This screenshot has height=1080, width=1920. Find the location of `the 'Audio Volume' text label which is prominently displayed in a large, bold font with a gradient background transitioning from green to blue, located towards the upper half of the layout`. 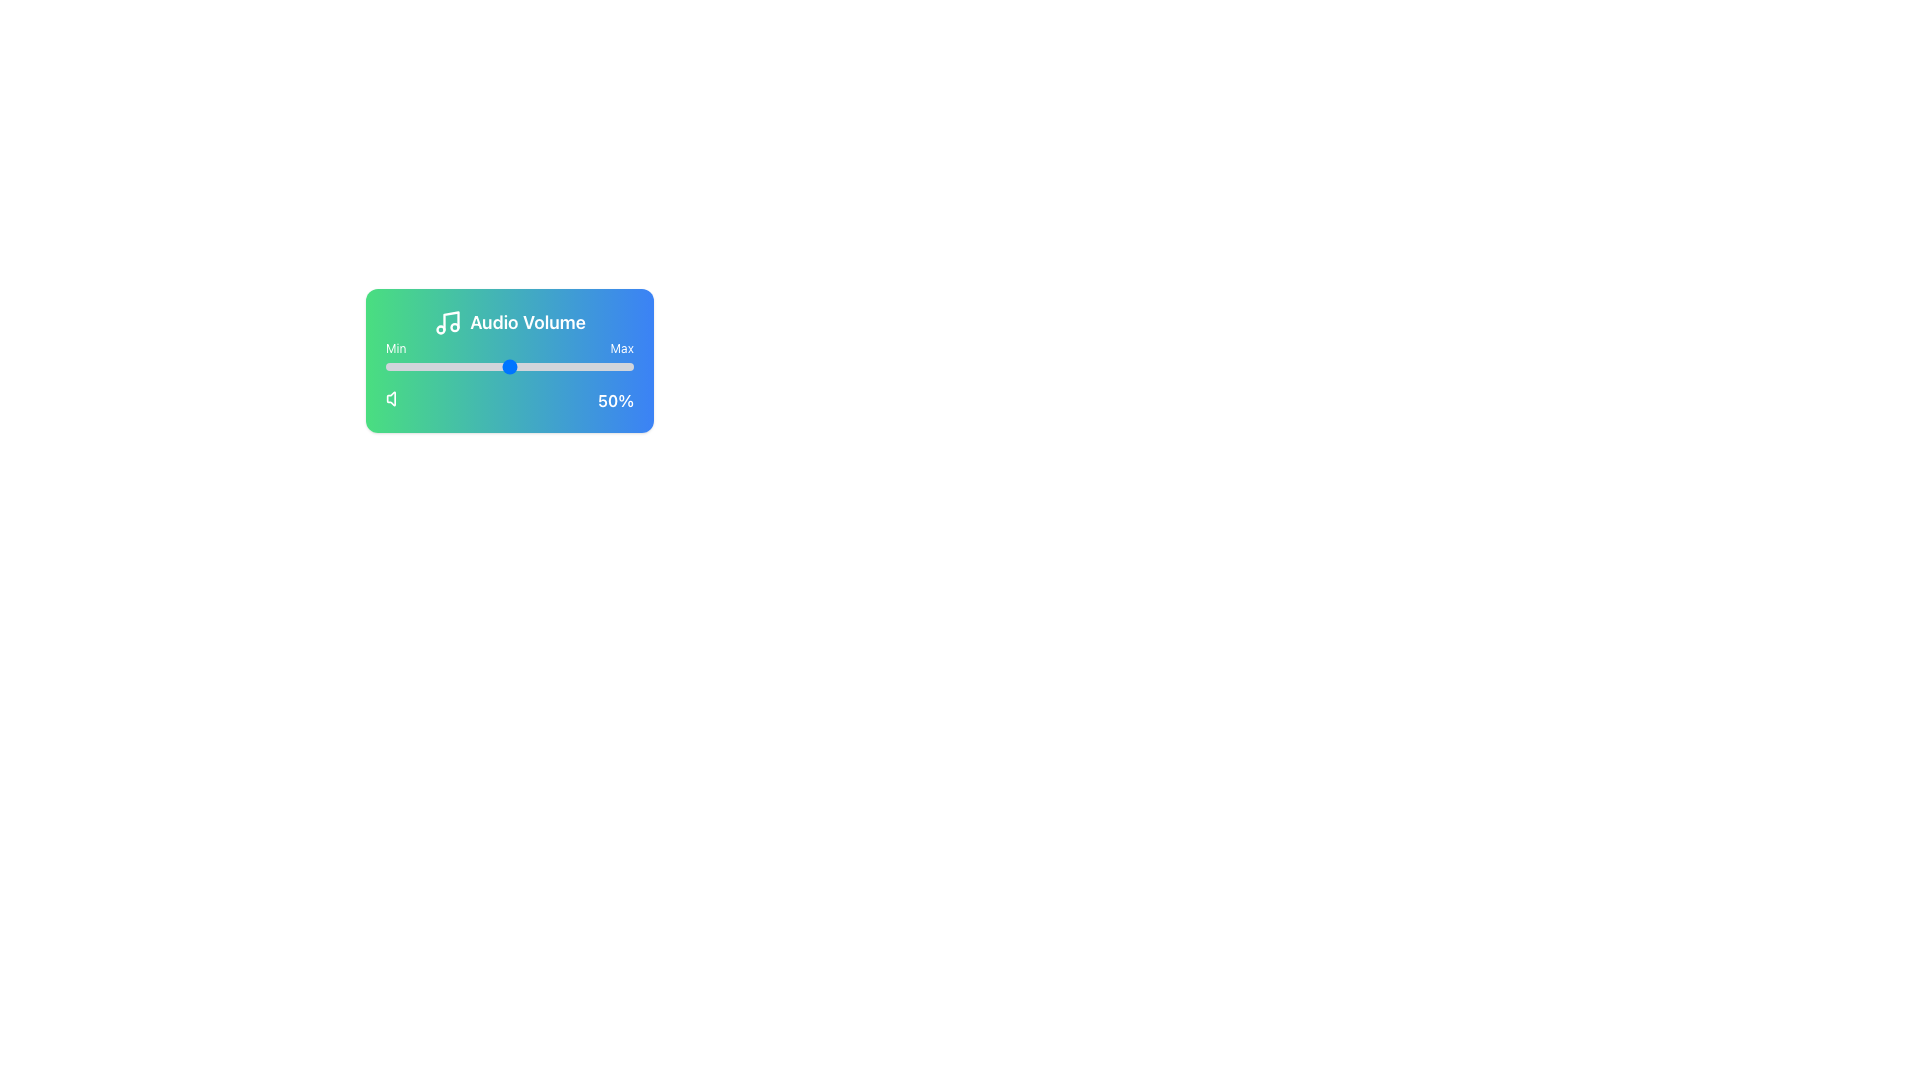

the 'Audio Volume' text label which is prominently displayed in a large, bold font with a gradient background transitioning from green to blue, located towards the upper half of the layout is located at coordinates (528, 322).